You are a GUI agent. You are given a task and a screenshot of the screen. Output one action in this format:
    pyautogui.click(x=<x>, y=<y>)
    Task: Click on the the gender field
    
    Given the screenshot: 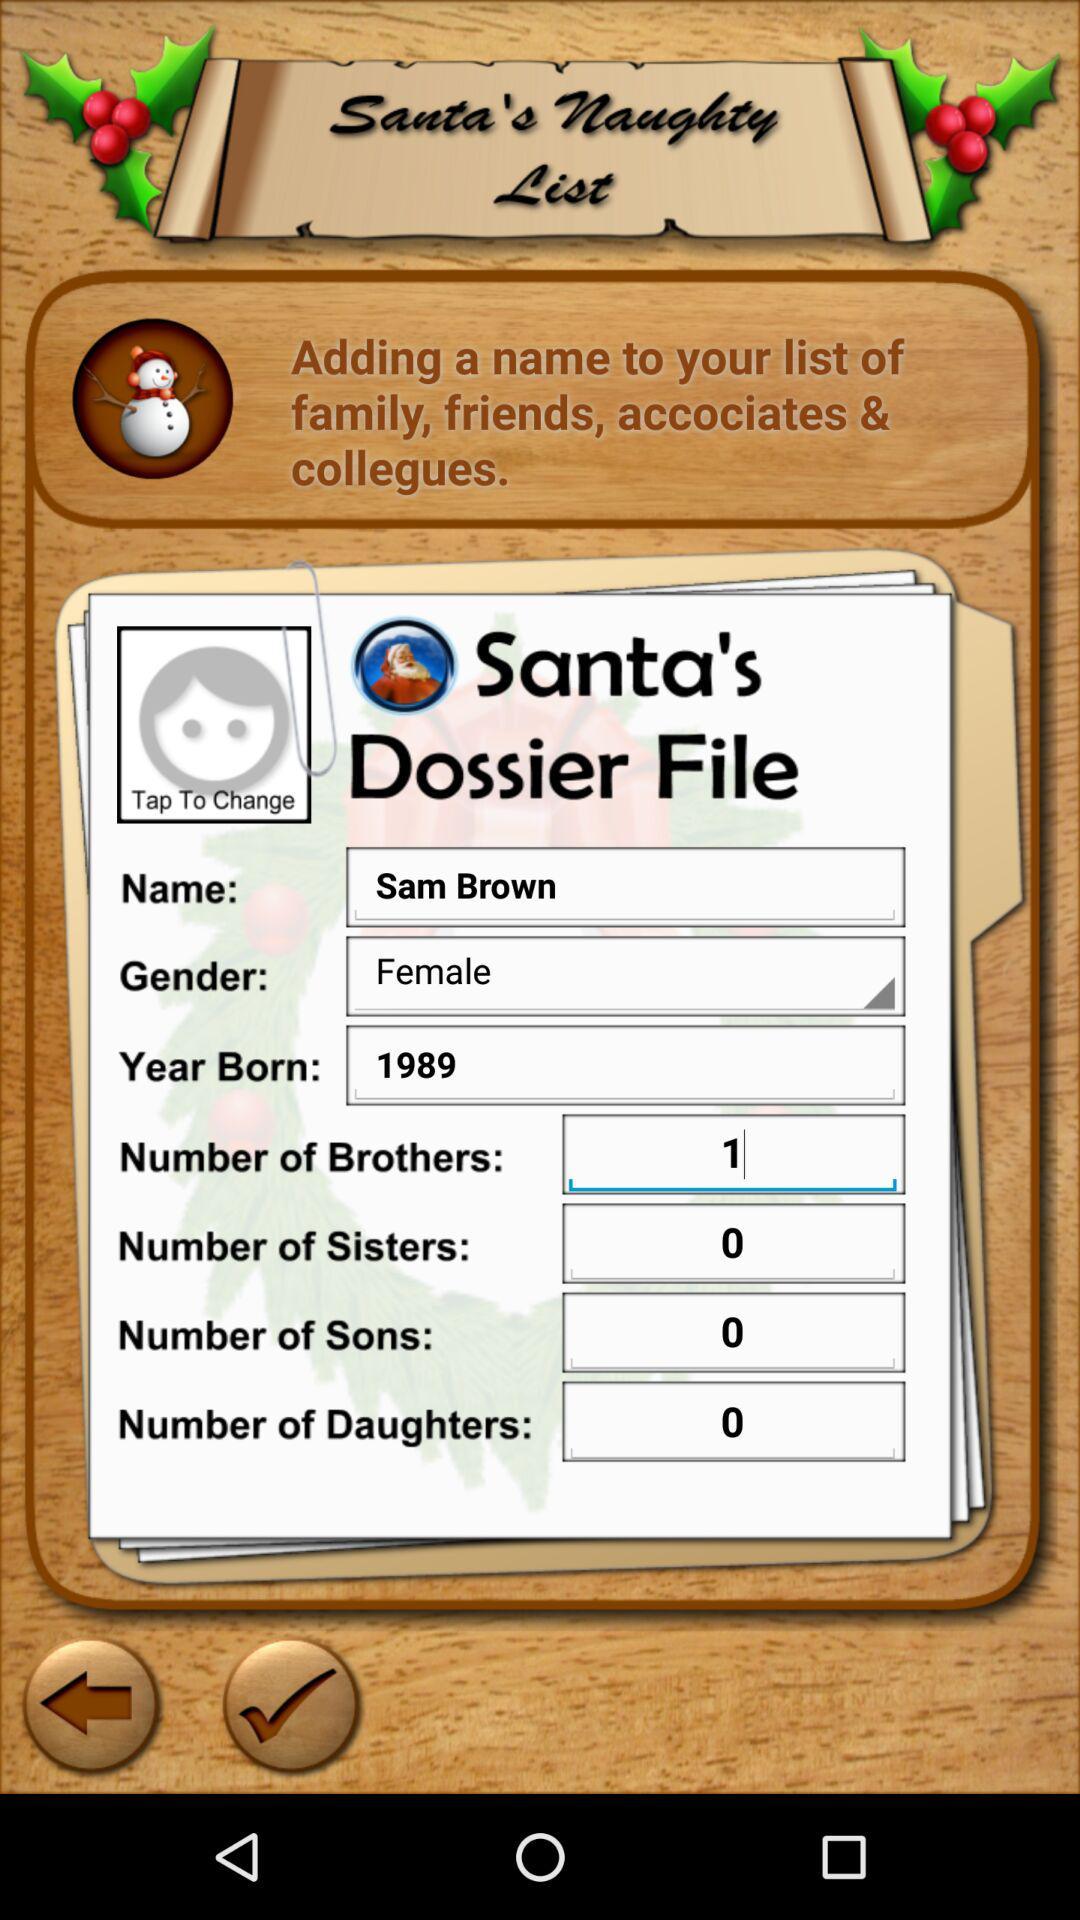 What is the action you would take?
    pyautogui.click(x=623, y=971)
    